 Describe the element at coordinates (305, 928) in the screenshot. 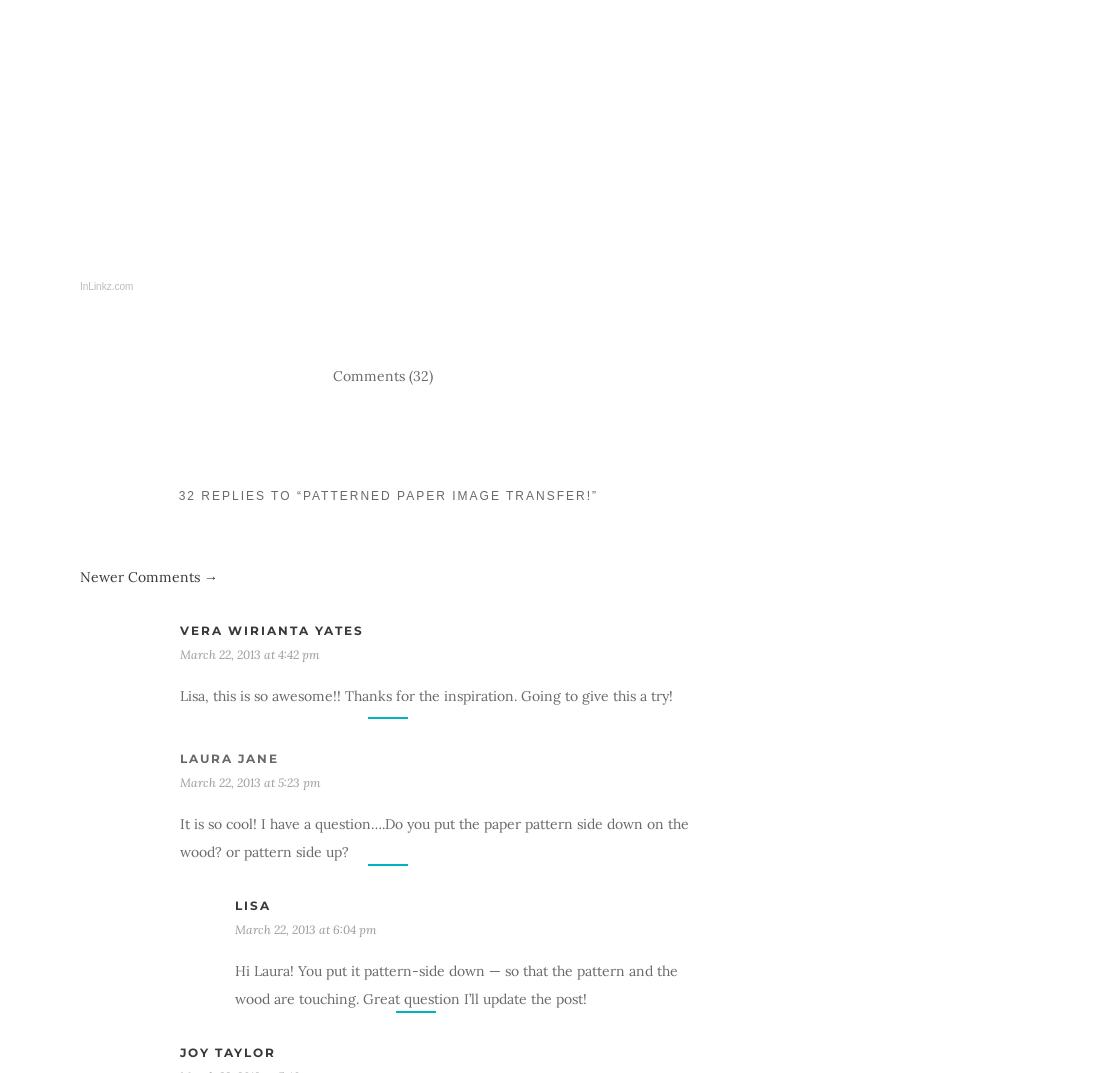

I see `'March 22, 2013 at 6:04 pm'` at that location.